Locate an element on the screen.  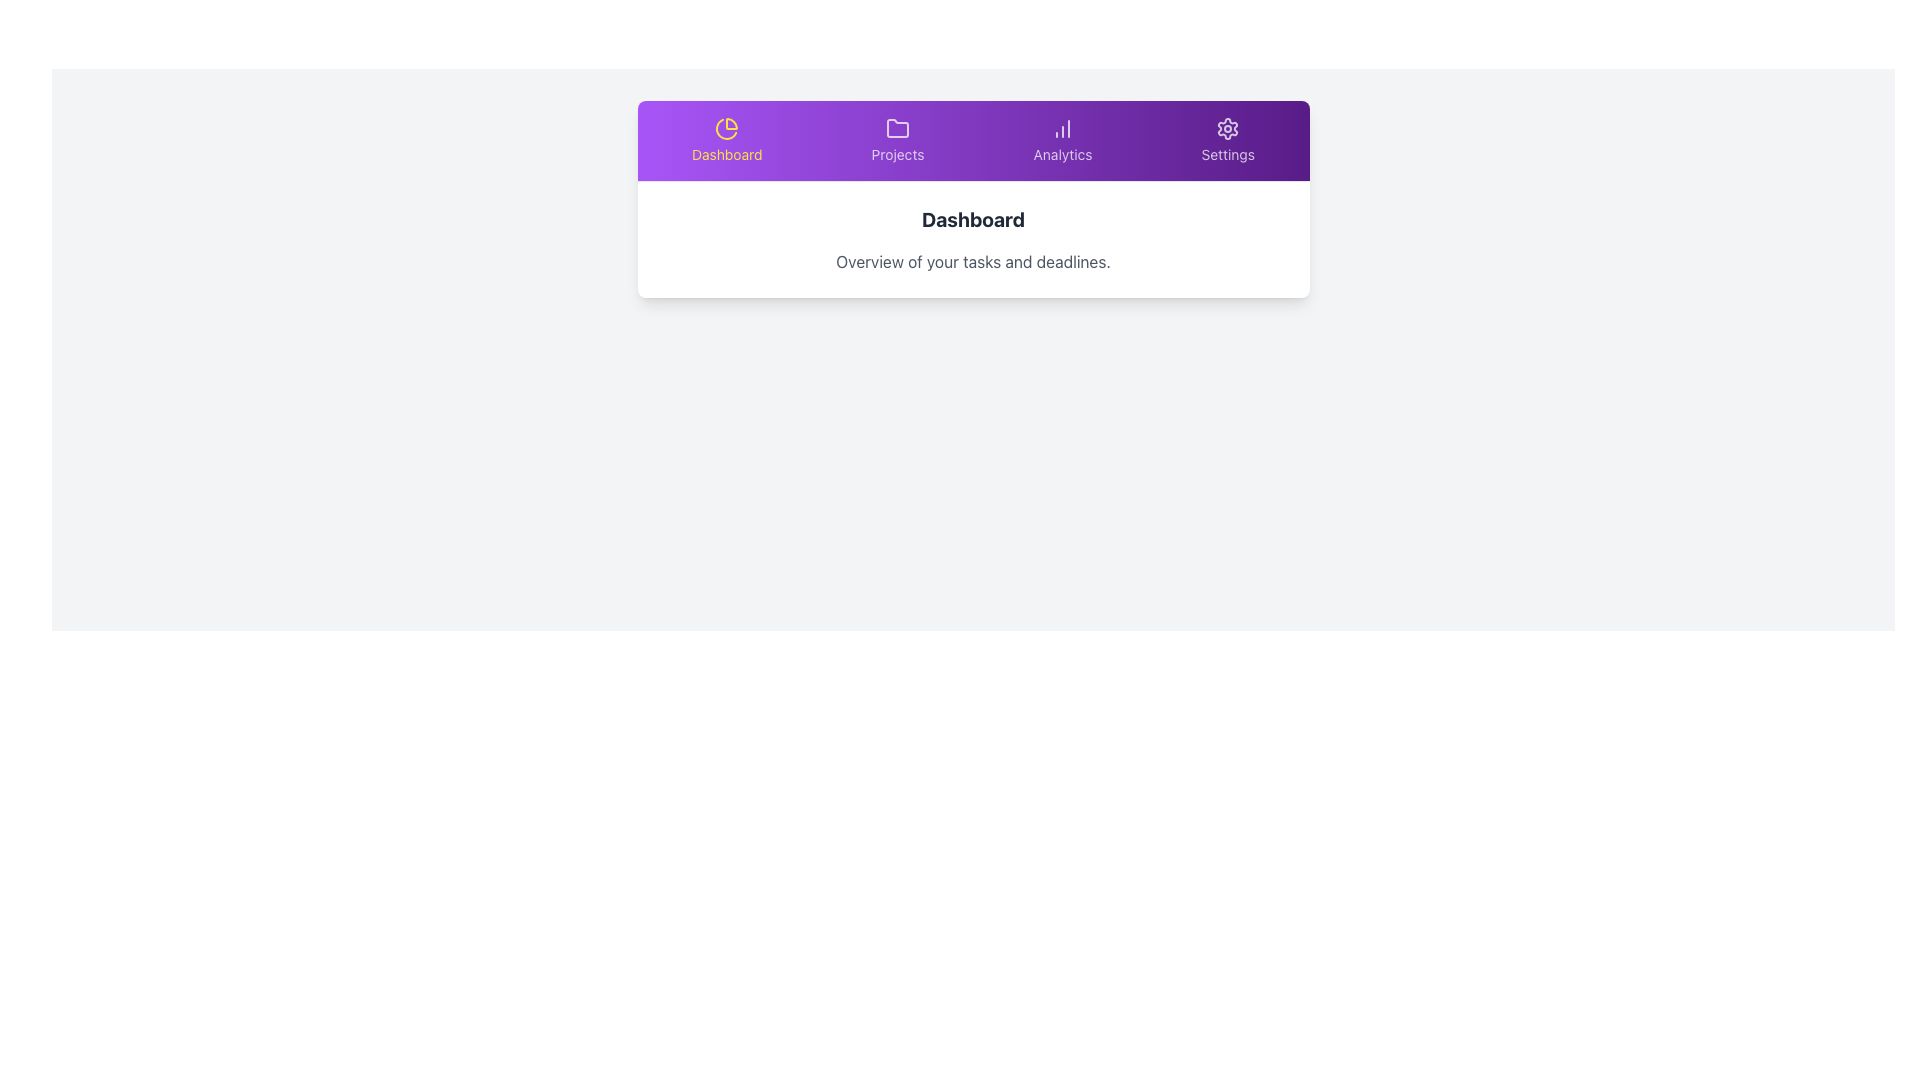
the 'Settings' icon located on the far-right side of the navigation bar is located at coordinates (1227, 128).